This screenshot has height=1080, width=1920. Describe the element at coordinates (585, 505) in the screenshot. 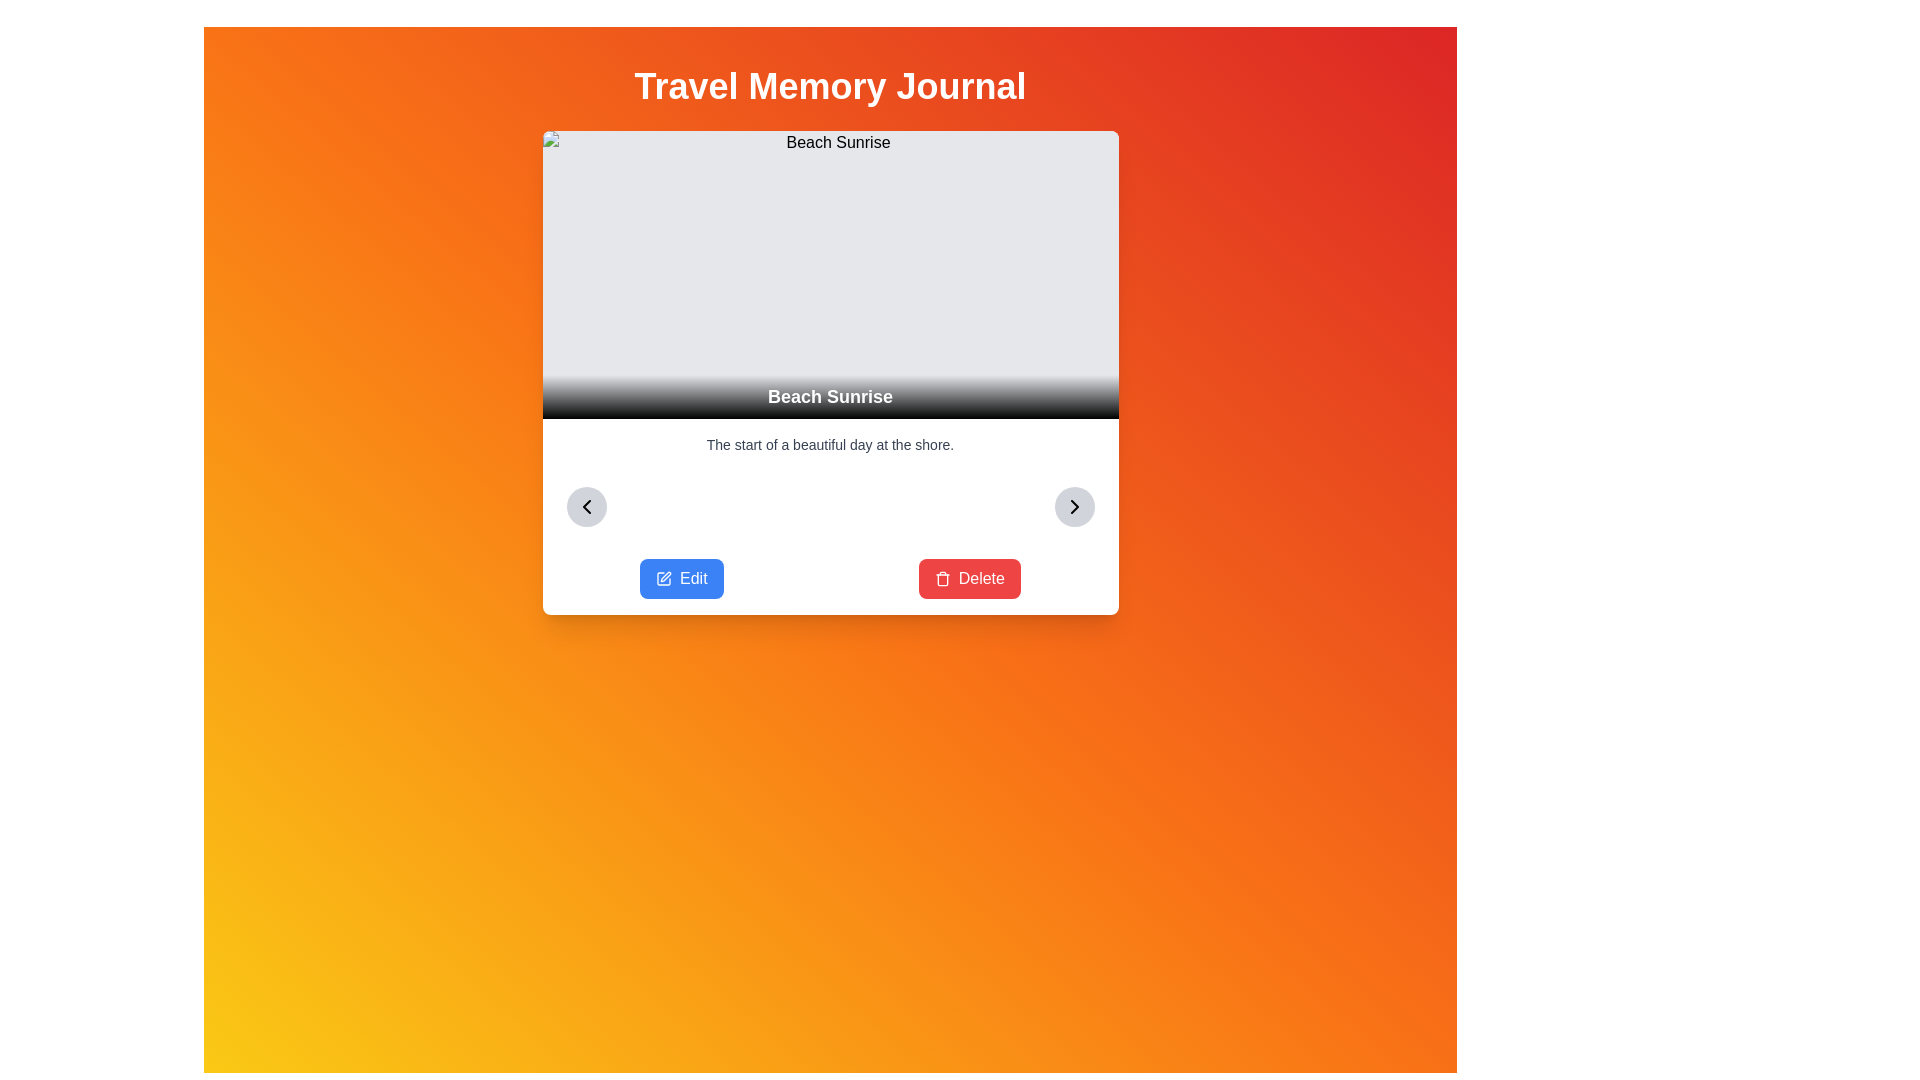

I see `the circular button with a gray background and a black left-pointing chevron icon` at that location.